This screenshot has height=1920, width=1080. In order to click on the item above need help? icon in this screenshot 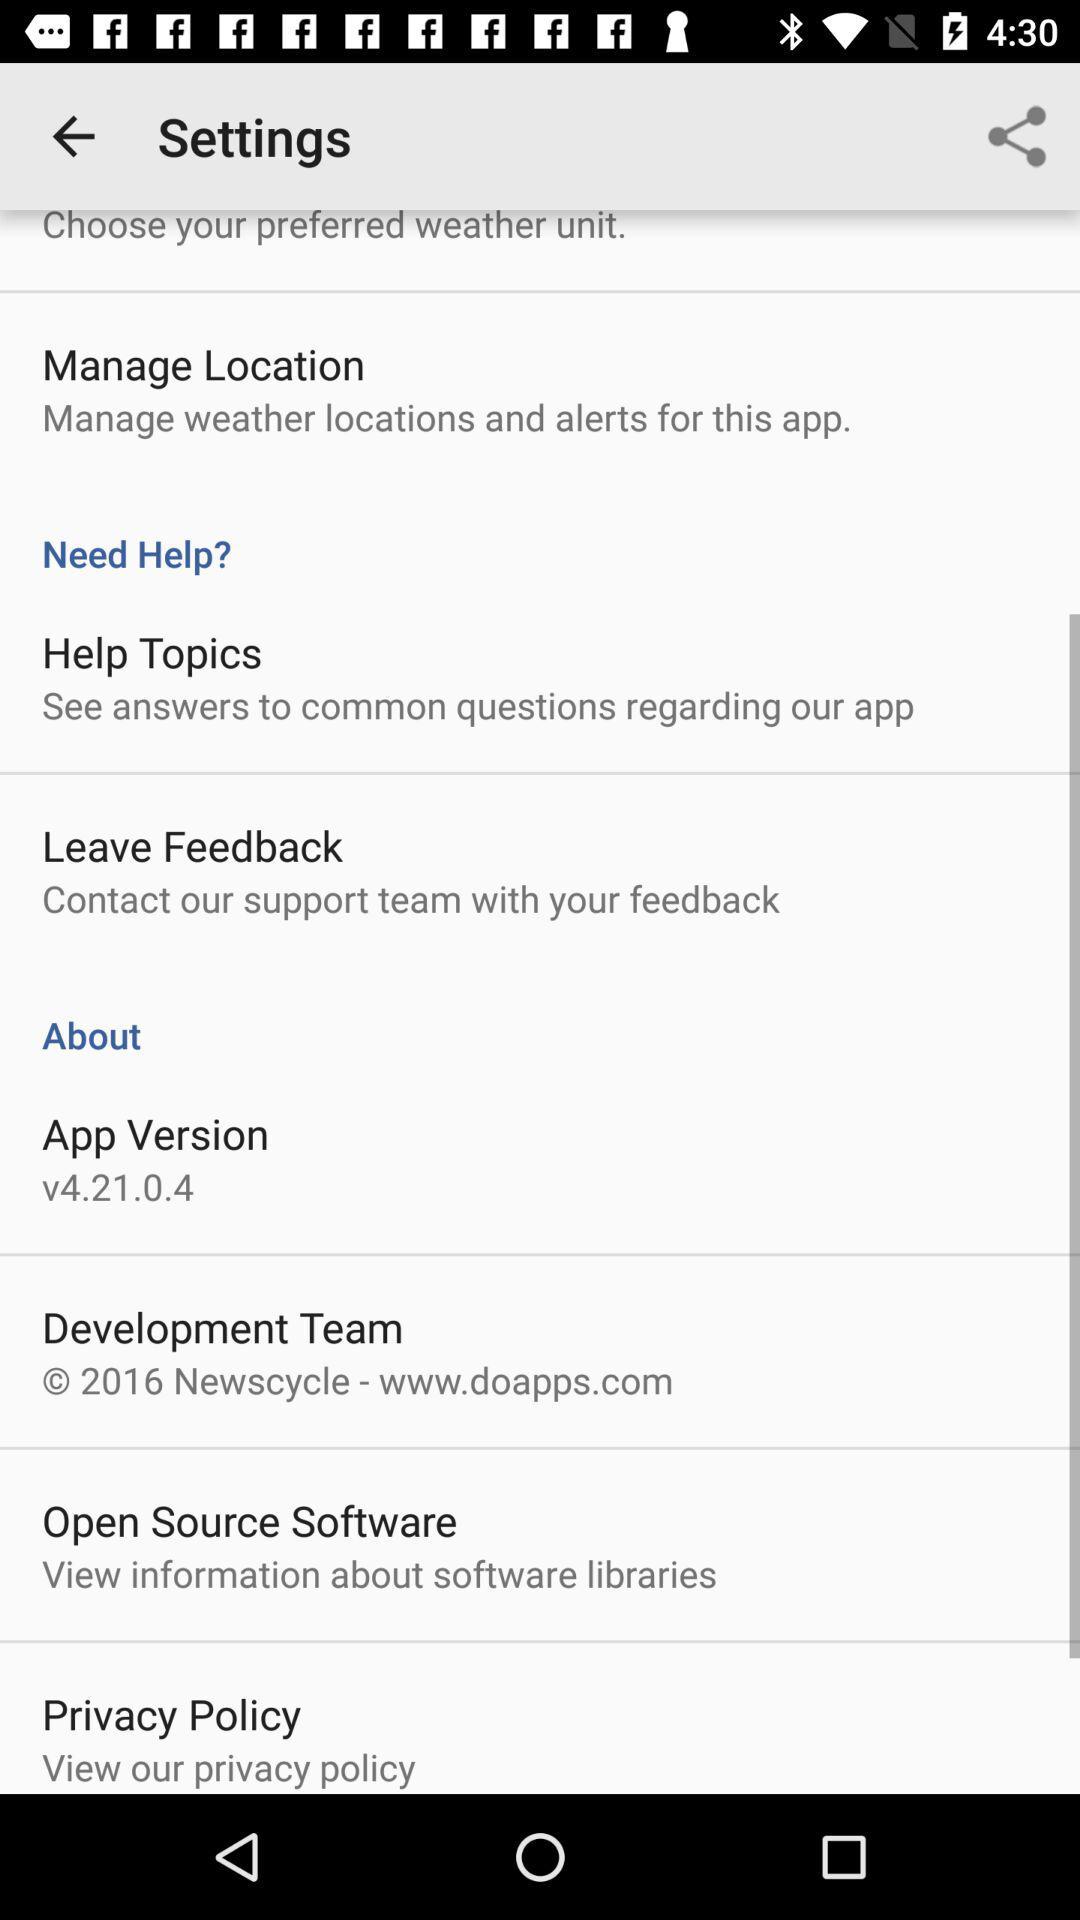, I will do `click(446, 416)`.